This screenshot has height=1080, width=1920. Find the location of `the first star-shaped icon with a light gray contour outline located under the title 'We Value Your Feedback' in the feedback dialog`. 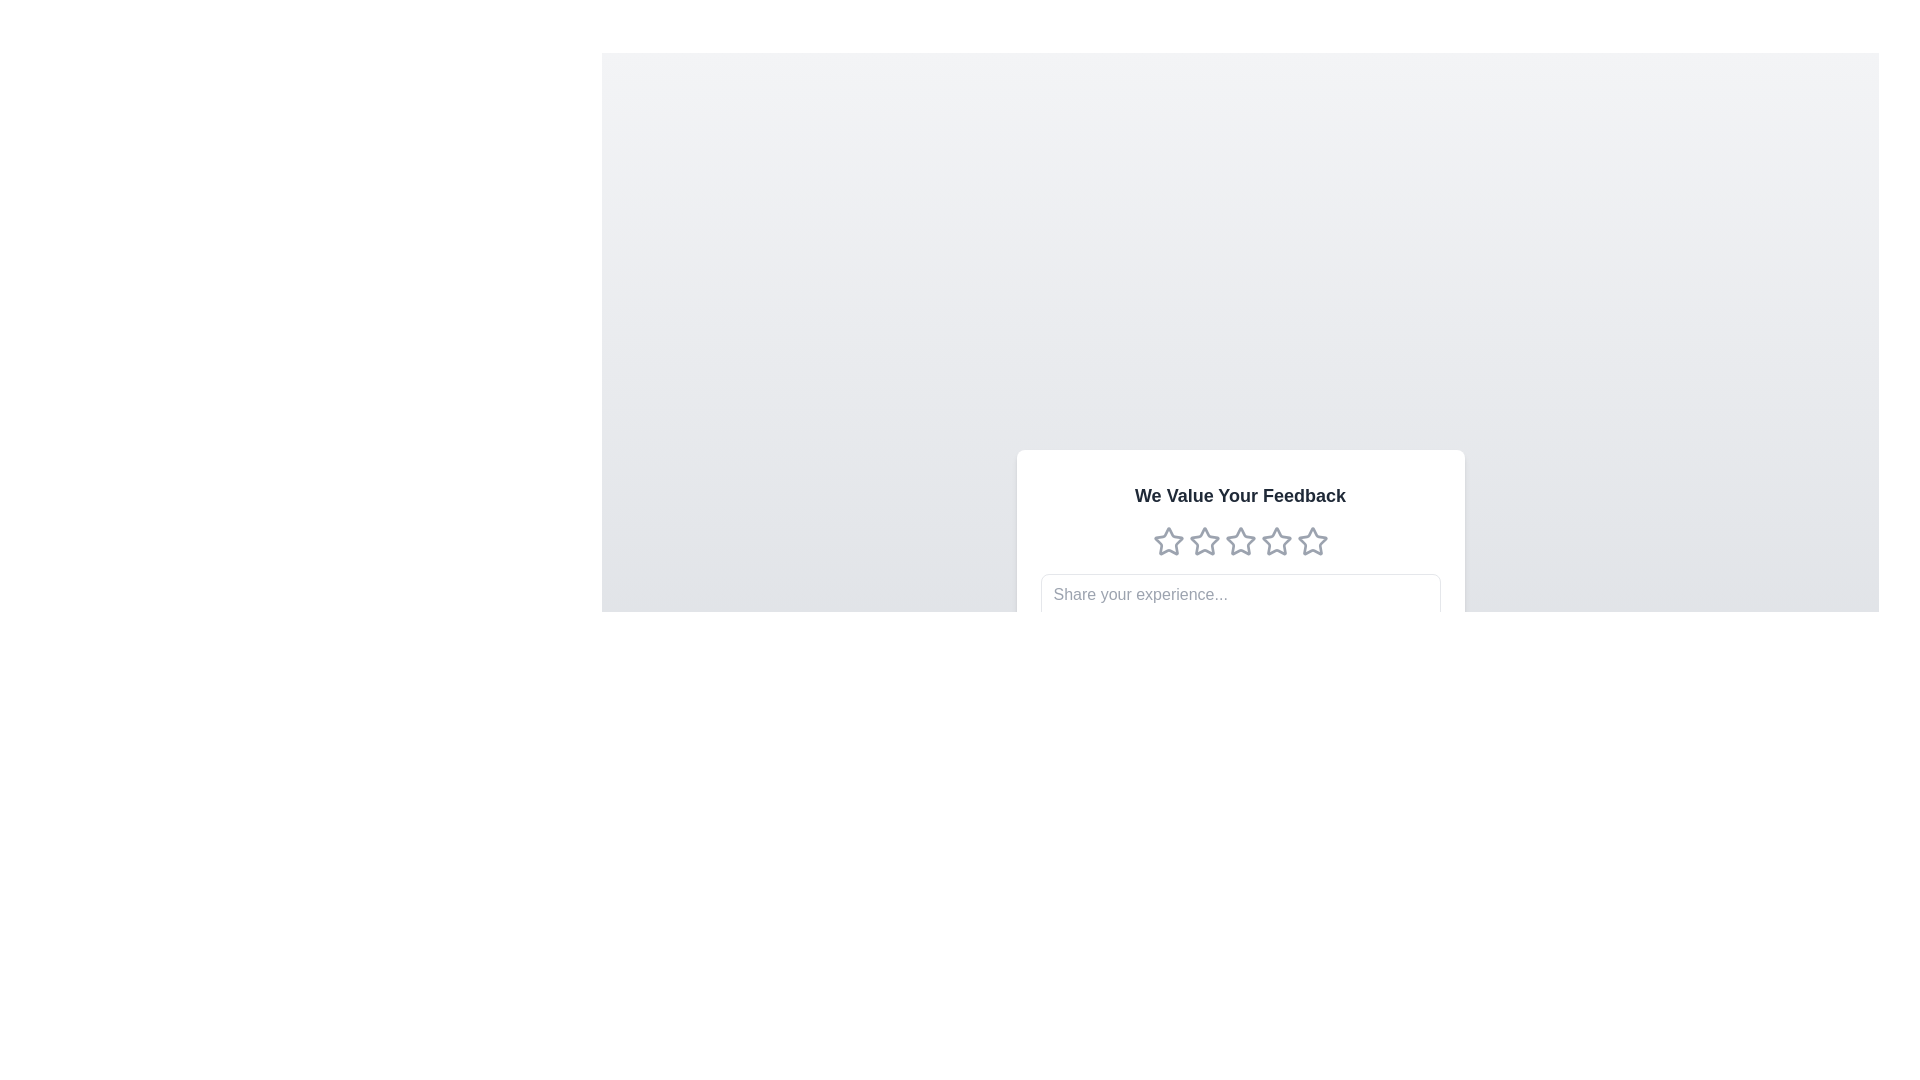

the first star-shaped icon with a light gray contour outline located under the title 'We Value Your Feedback' in the feedback dialog is located at coordinates (1167, 540).